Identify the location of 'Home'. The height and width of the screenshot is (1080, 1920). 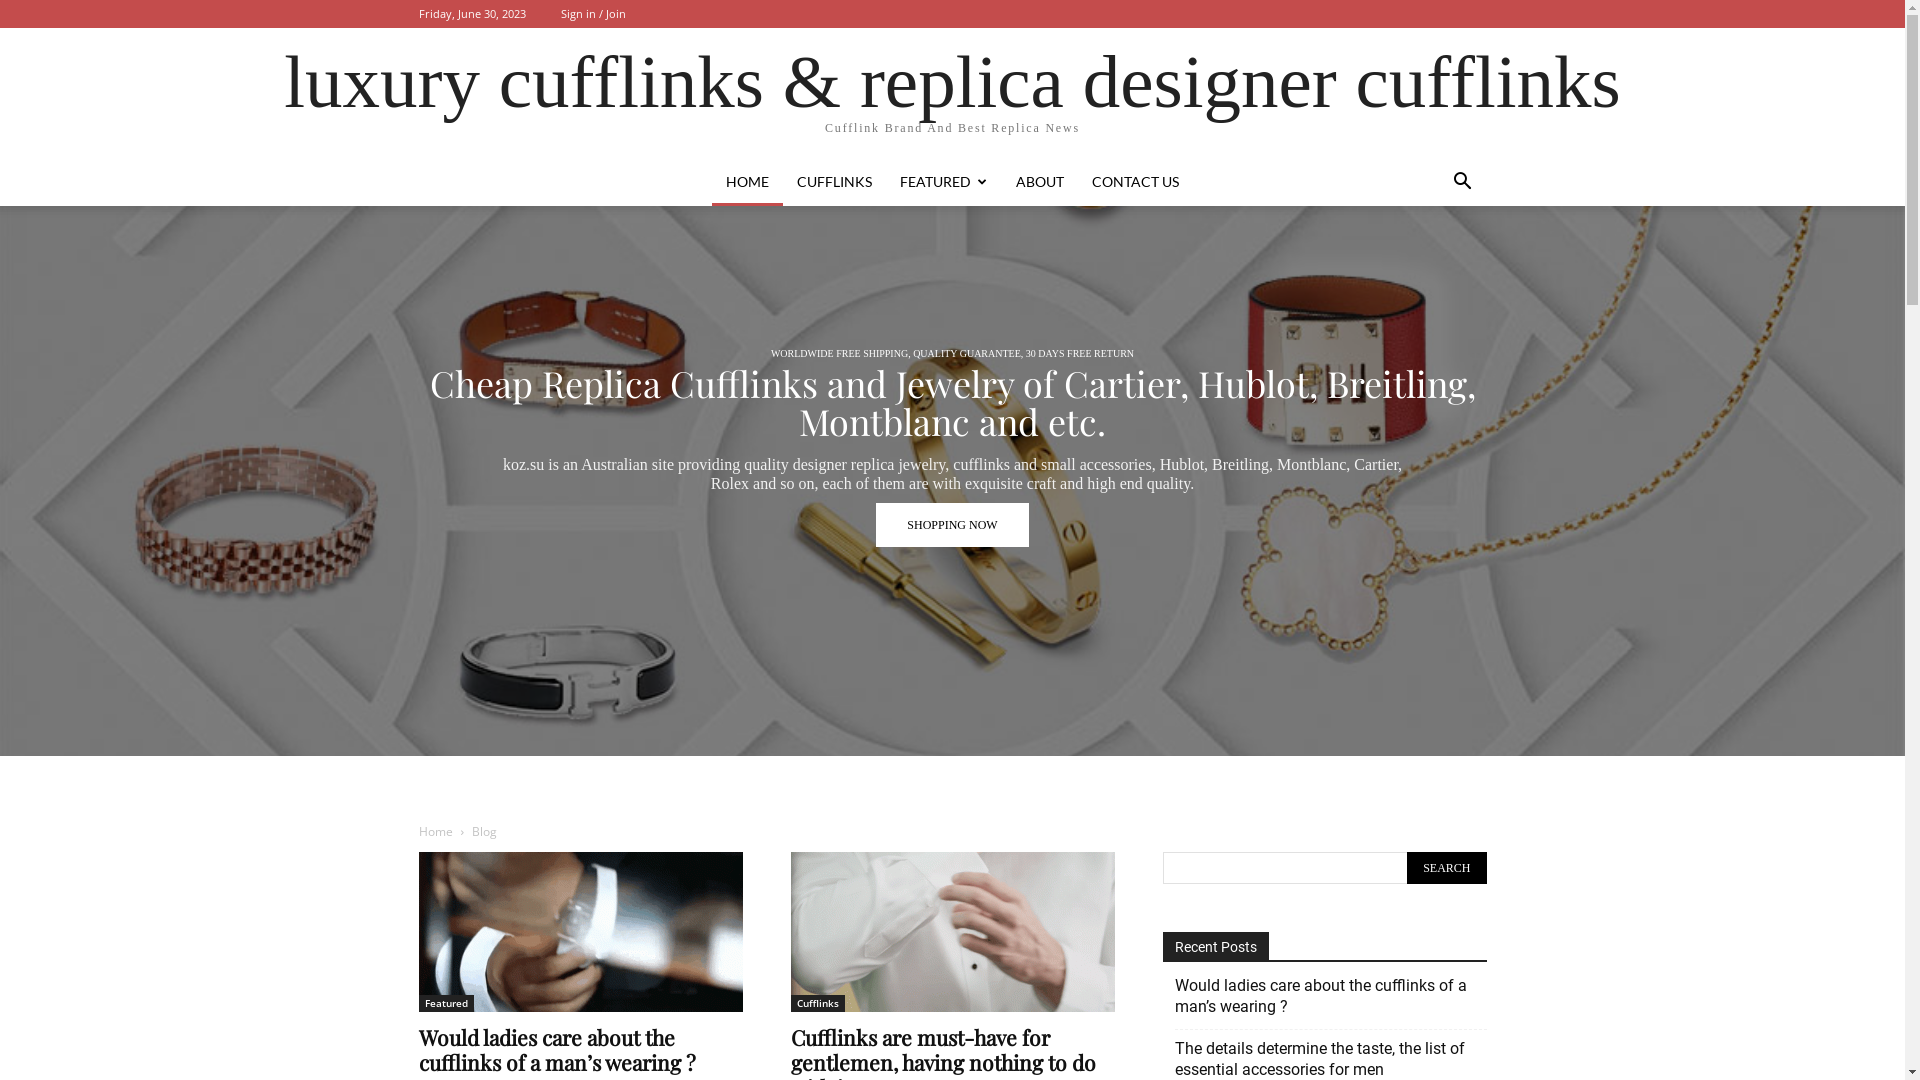
(416, 831).